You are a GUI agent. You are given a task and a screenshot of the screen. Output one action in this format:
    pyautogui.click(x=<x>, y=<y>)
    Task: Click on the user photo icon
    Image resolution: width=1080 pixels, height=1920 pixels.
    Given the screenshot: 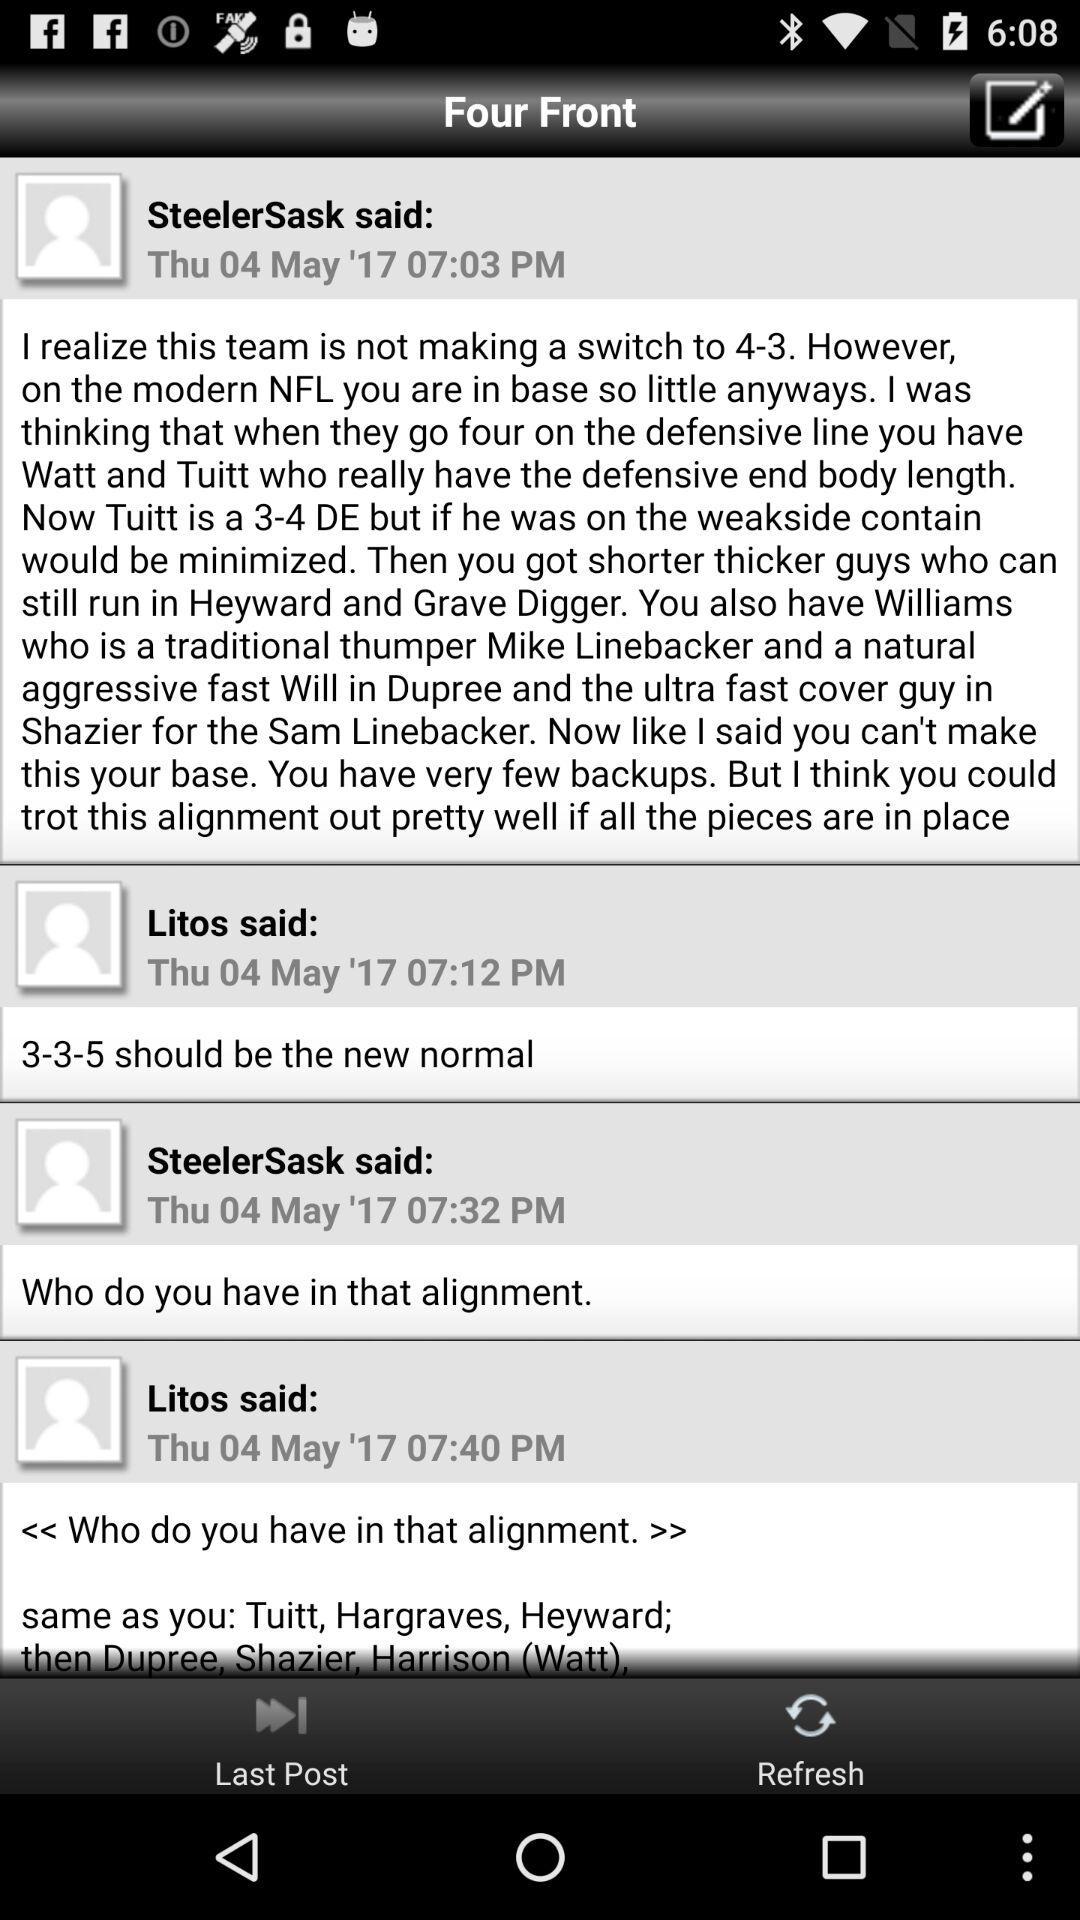 What is the action you would take?
    pyautogui.click(x=72, y=230)
    